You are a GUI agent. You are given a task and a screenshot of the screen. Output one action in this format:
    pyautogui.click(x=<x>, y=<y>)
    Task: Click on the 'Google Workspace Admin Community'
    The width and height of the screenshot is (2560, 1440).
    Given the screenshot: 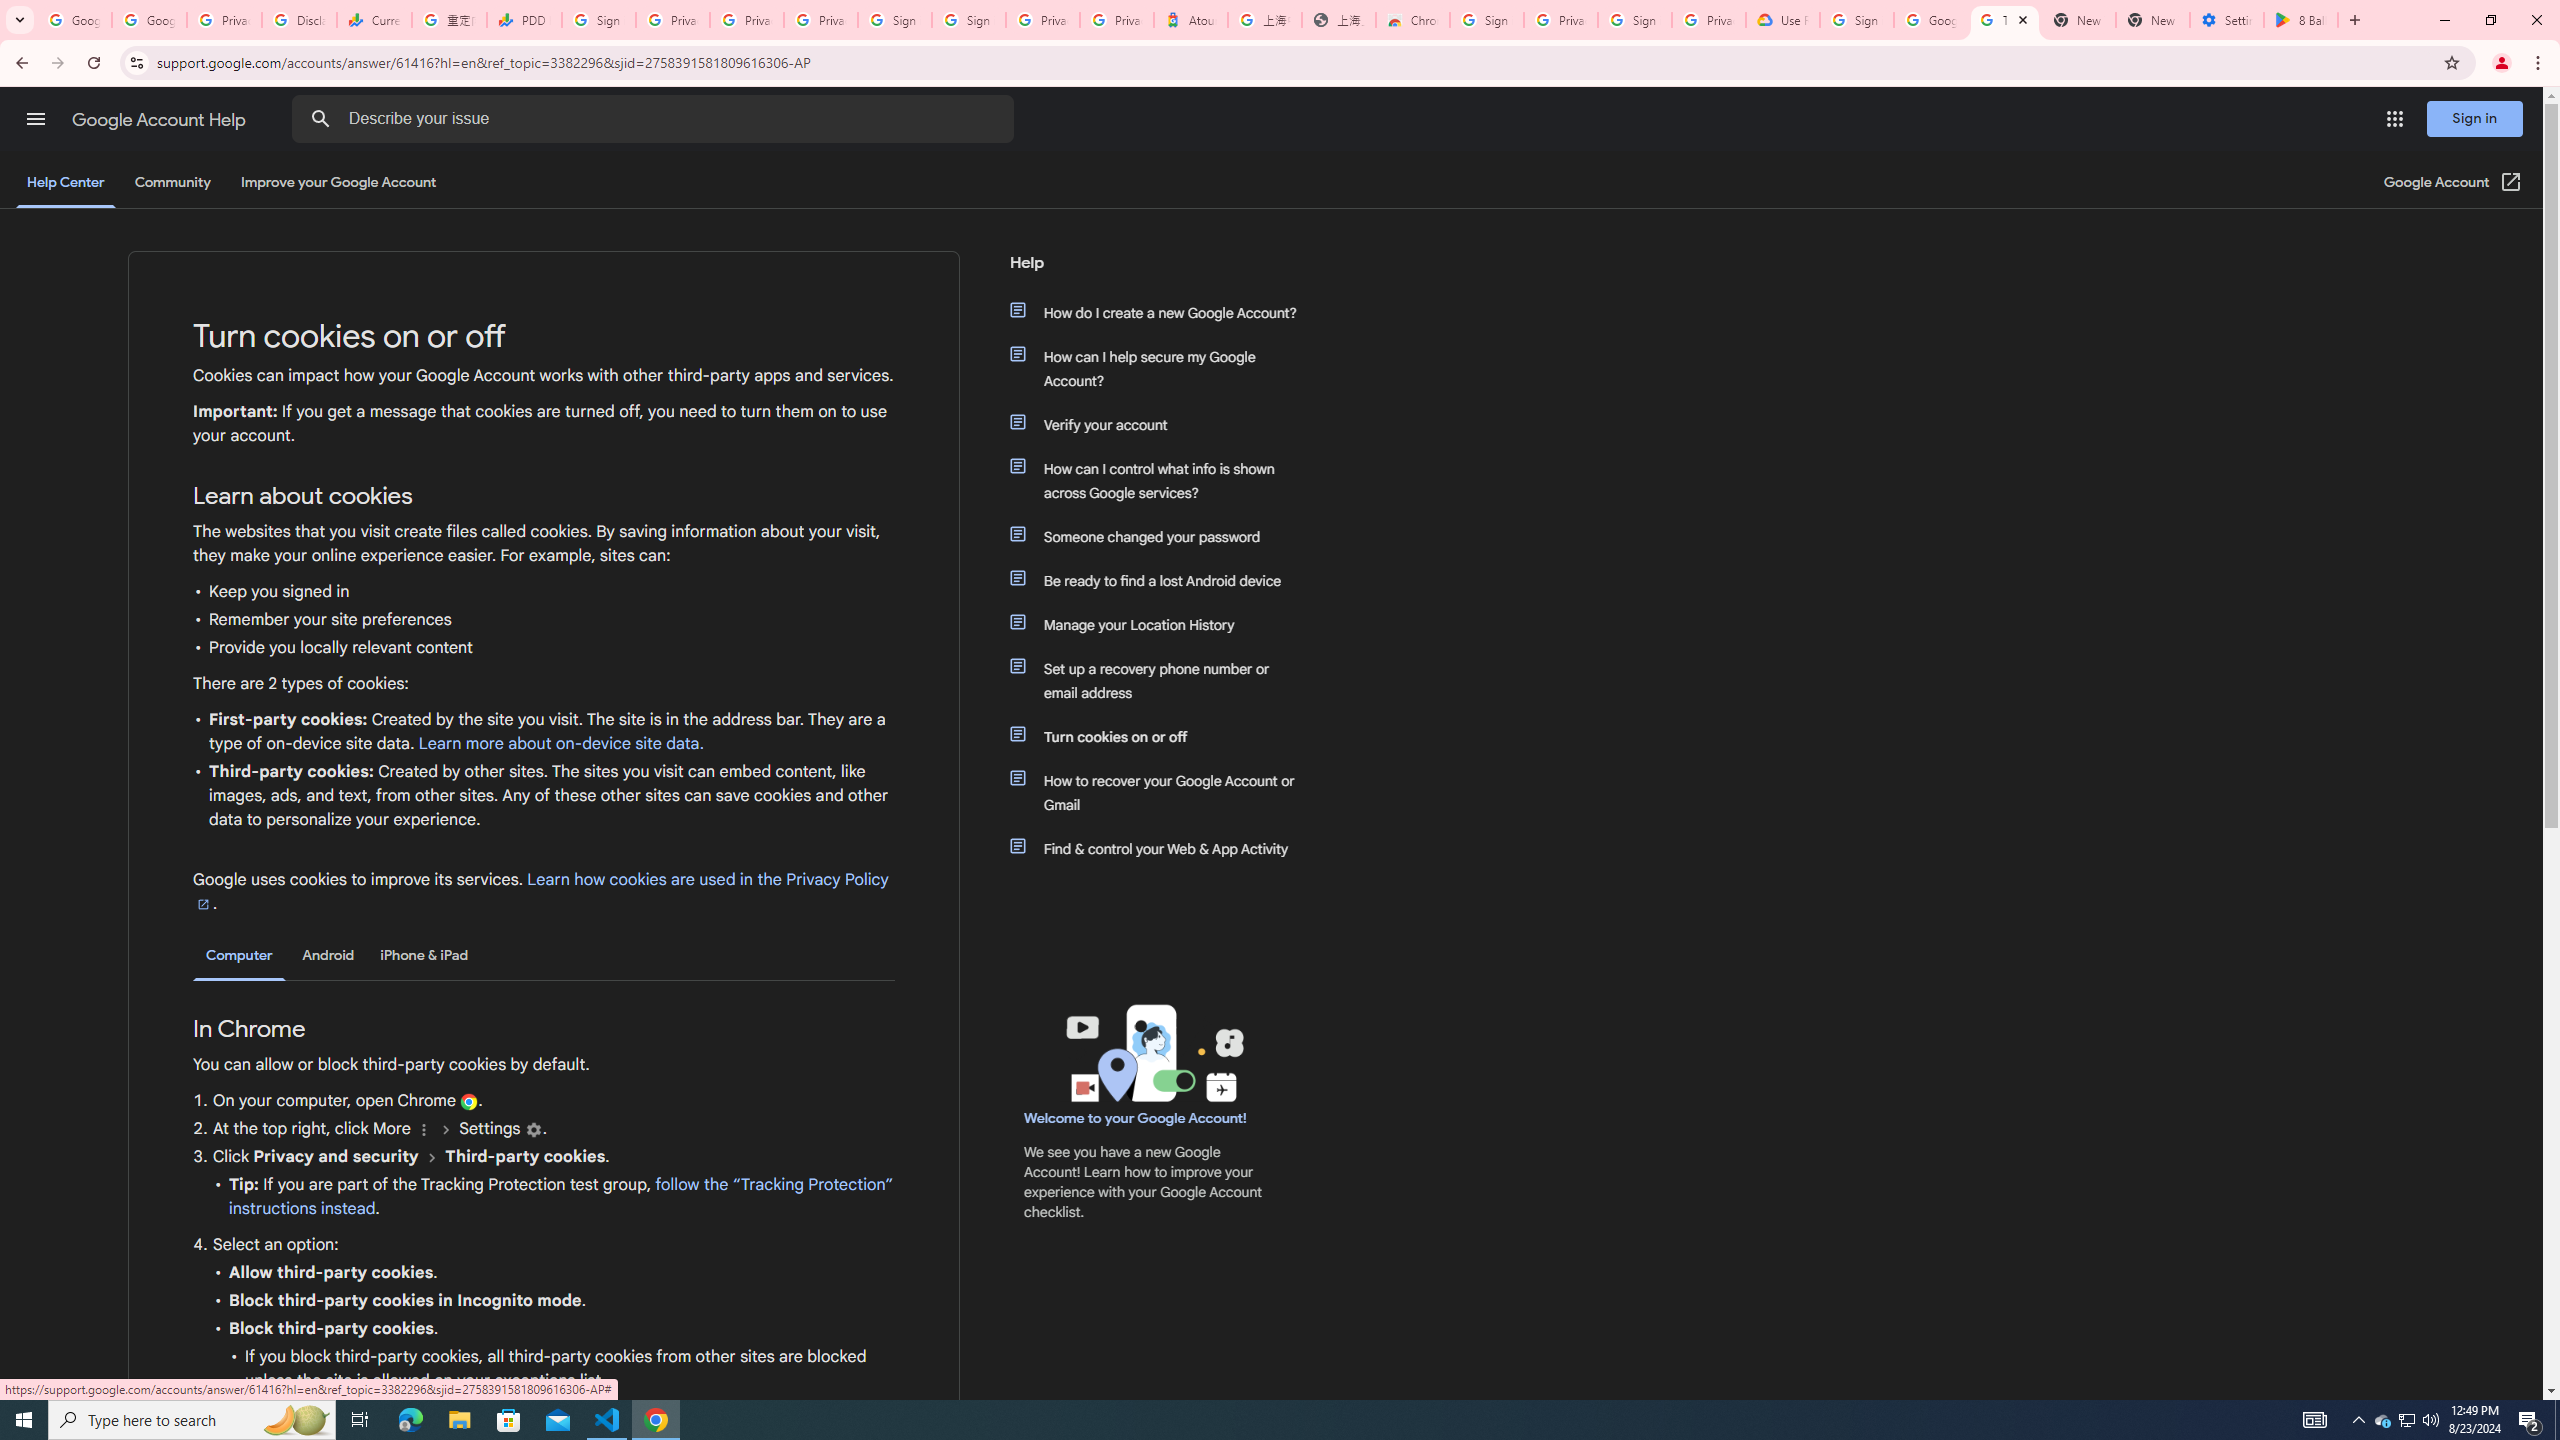 What is the action you would take?
    pyautogui.click(x=73, y=19)
    